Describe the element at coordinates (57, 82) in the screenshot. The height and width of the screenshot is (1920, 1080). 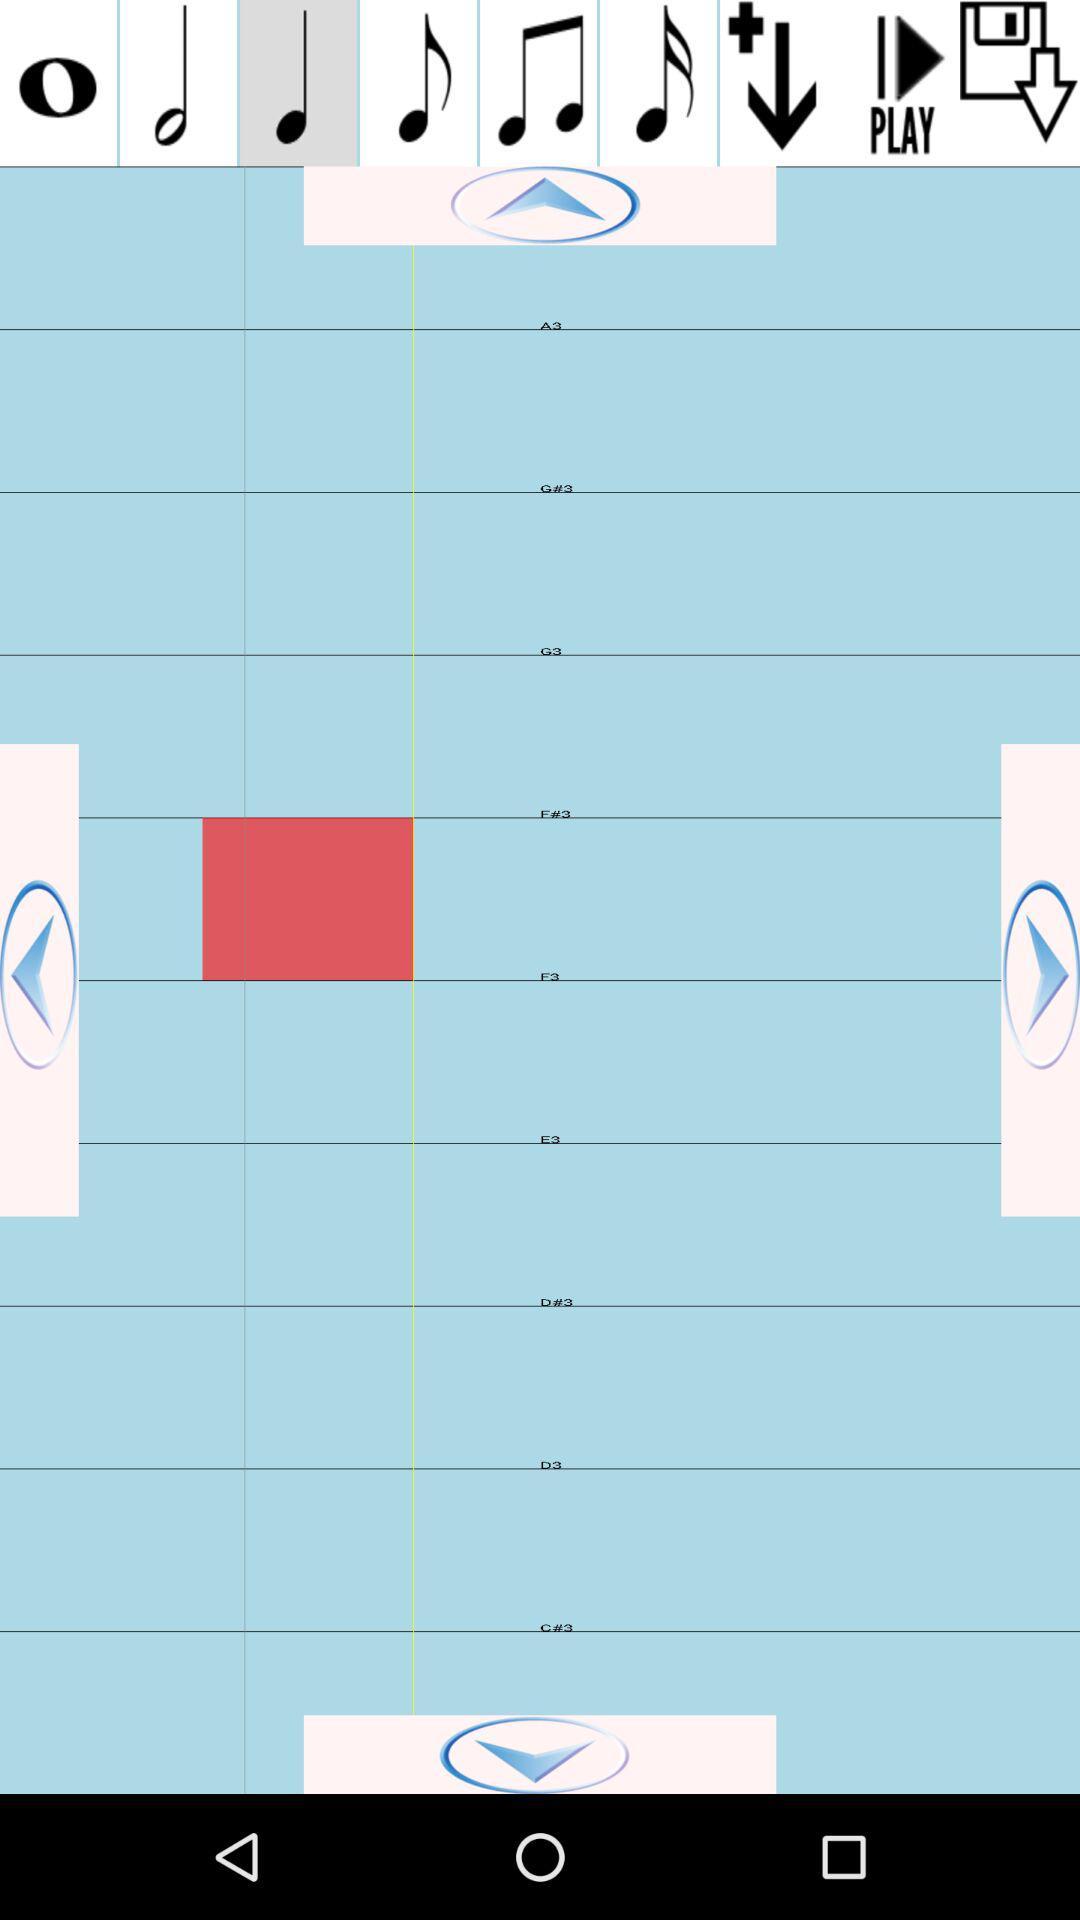
I see `note` at that location.